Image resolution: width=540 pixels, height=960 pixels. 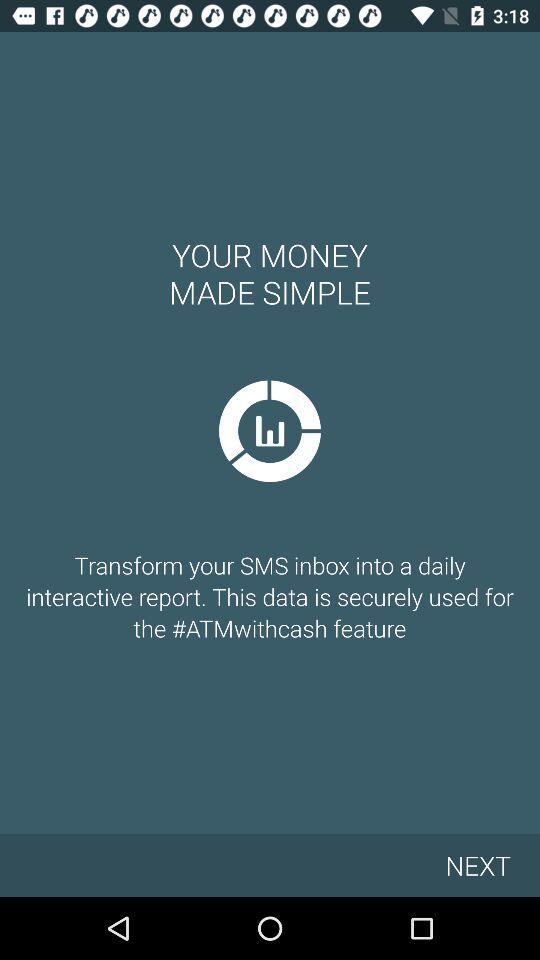 I want to click on next, so click(x=477, y=864).